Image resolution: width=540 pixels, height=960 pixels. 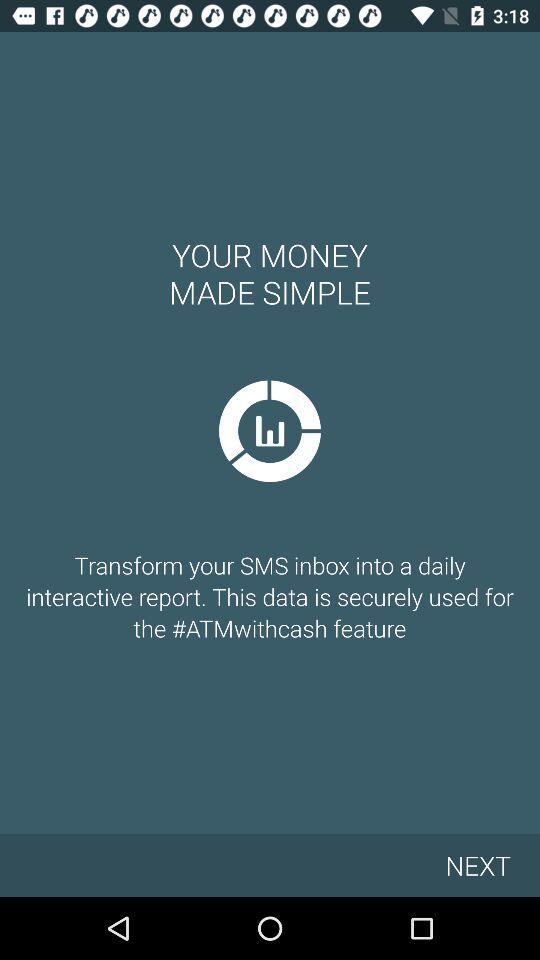 I want to click on next, so click(x=477, y=864).